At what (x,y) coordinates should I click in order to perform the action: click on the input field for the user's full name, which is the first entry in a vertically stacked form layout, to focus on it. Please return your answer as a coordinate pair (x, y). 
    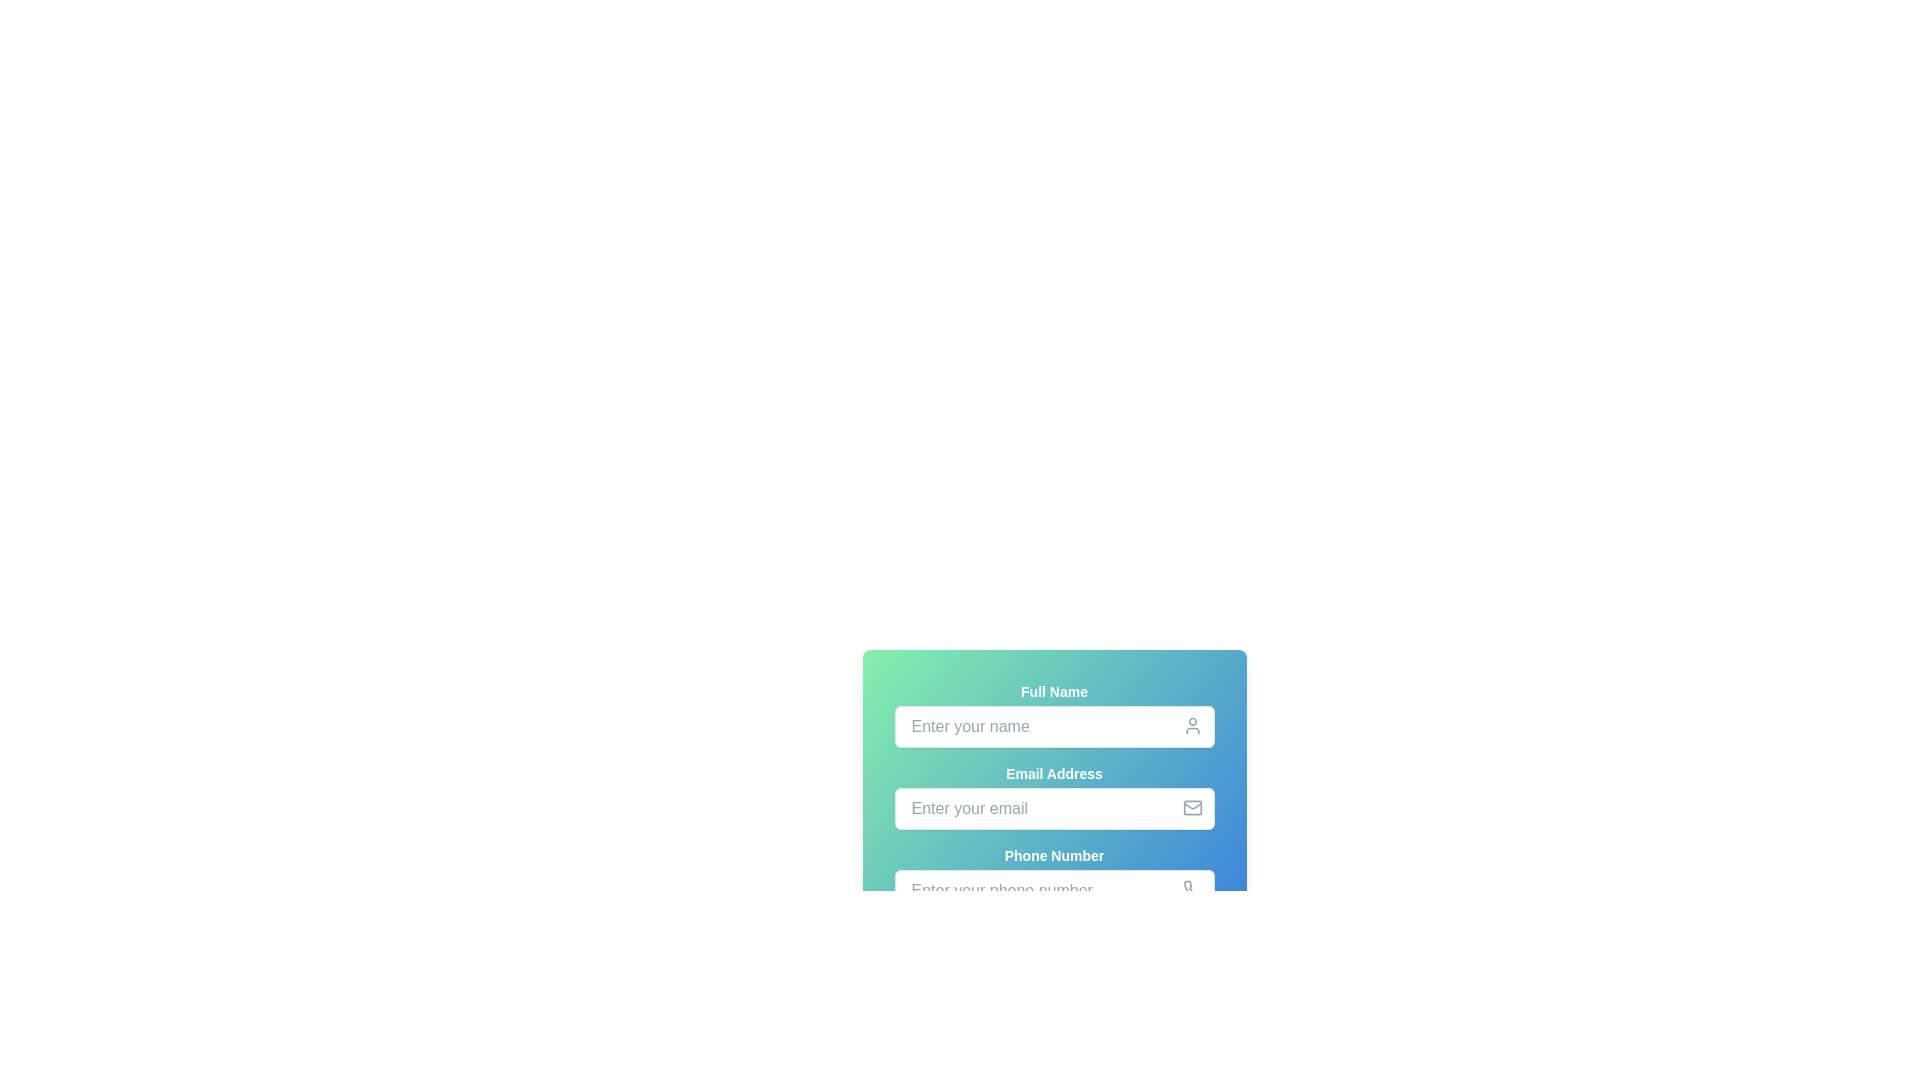
    Looking at the image, I should click on (1053, 713).